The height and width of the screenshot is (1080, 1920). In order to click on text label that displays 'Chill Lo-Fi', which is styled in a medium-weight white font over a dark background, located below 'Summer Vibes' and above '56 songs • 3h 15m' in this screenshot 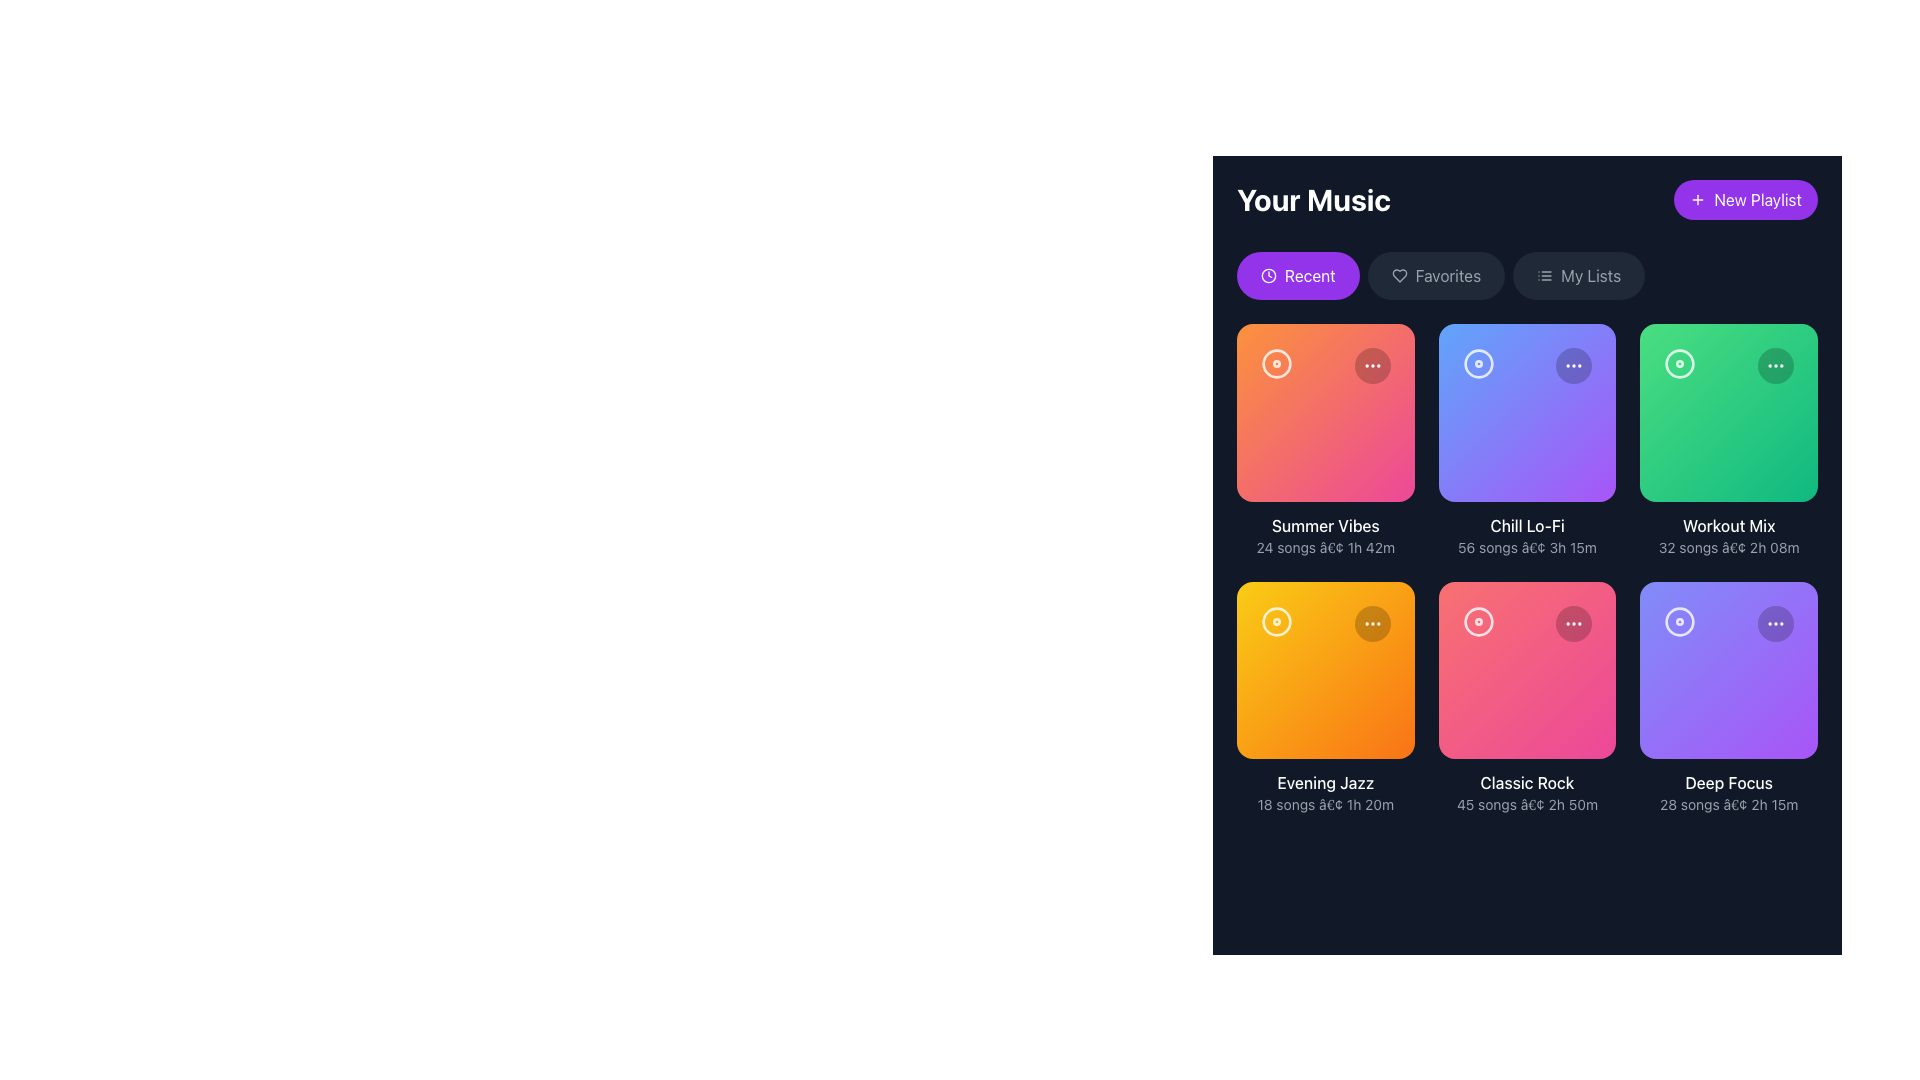, I will do `click(1526, 524)`.